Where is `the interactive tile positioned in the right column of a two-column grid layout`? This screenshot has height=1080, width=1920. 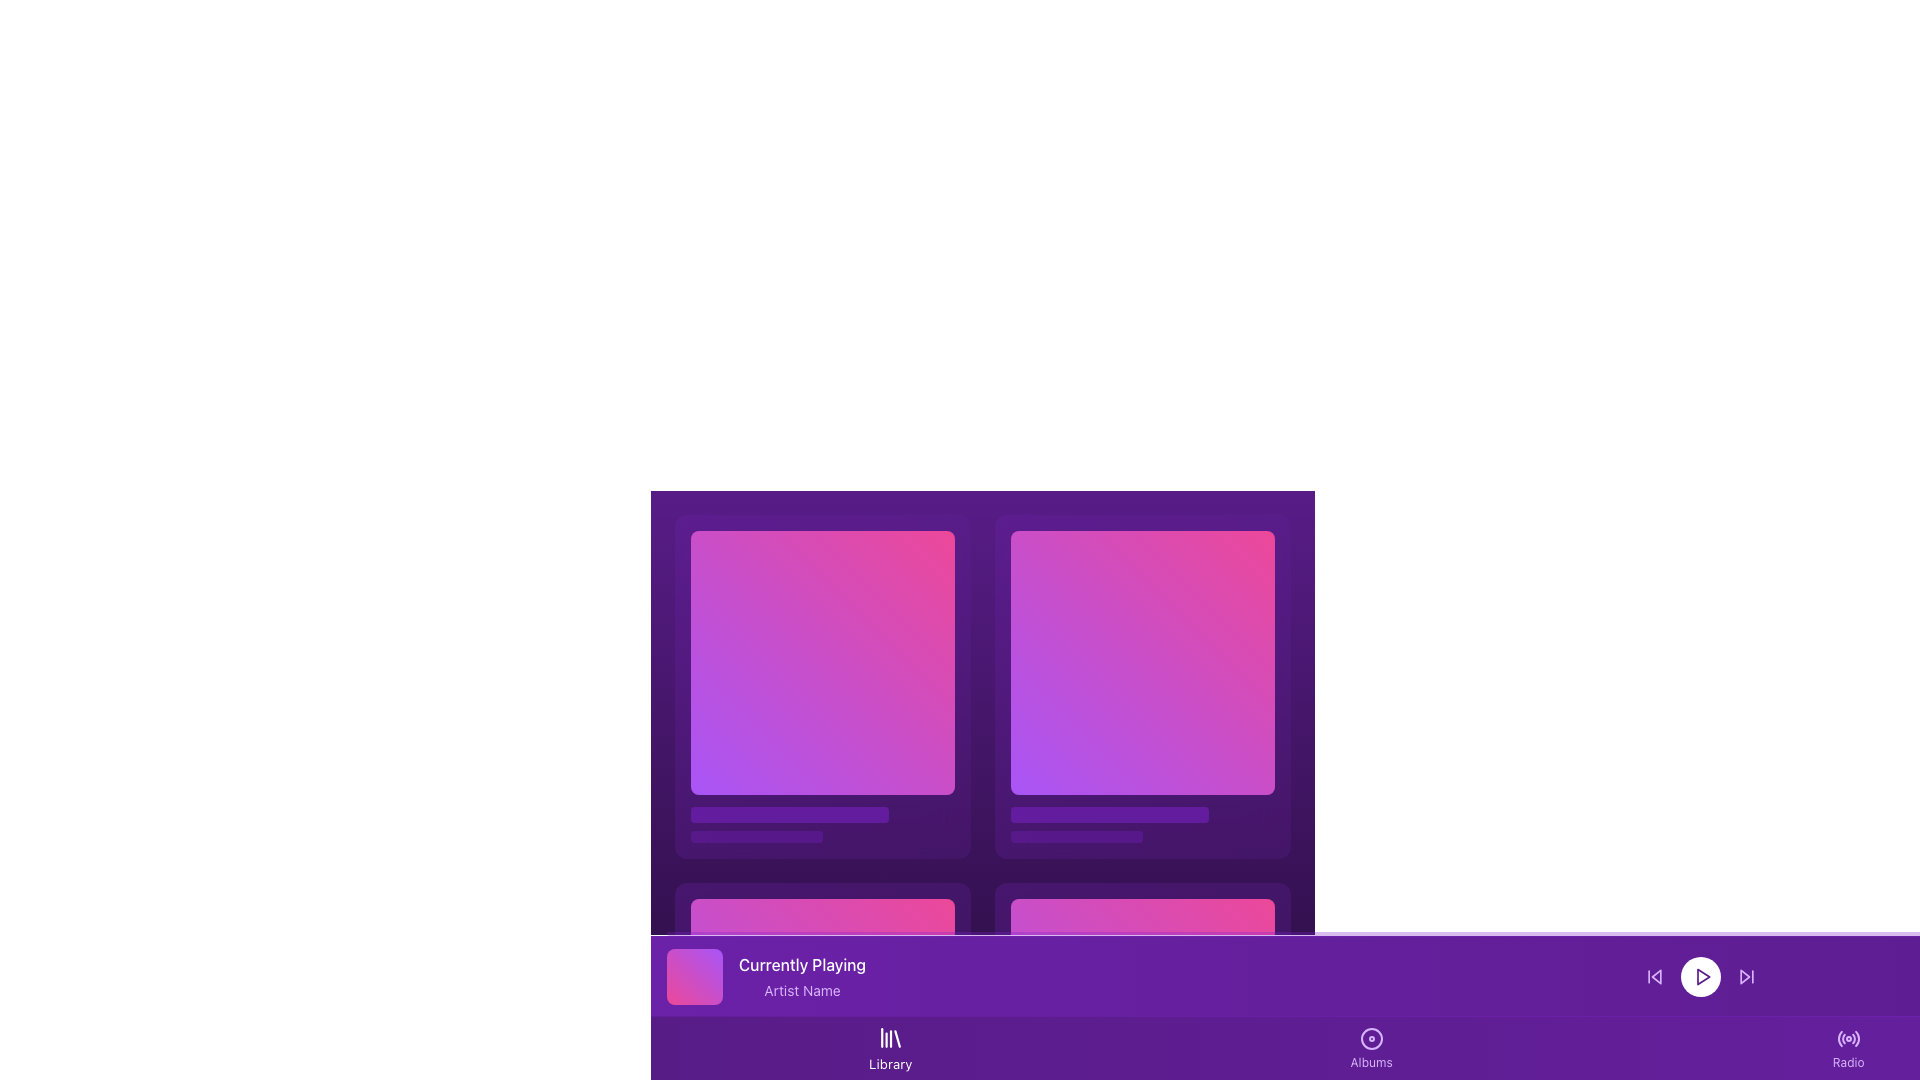
the interactive tile positioned in the right column of a two-column grid layout is located at coordinates (1142, 685).